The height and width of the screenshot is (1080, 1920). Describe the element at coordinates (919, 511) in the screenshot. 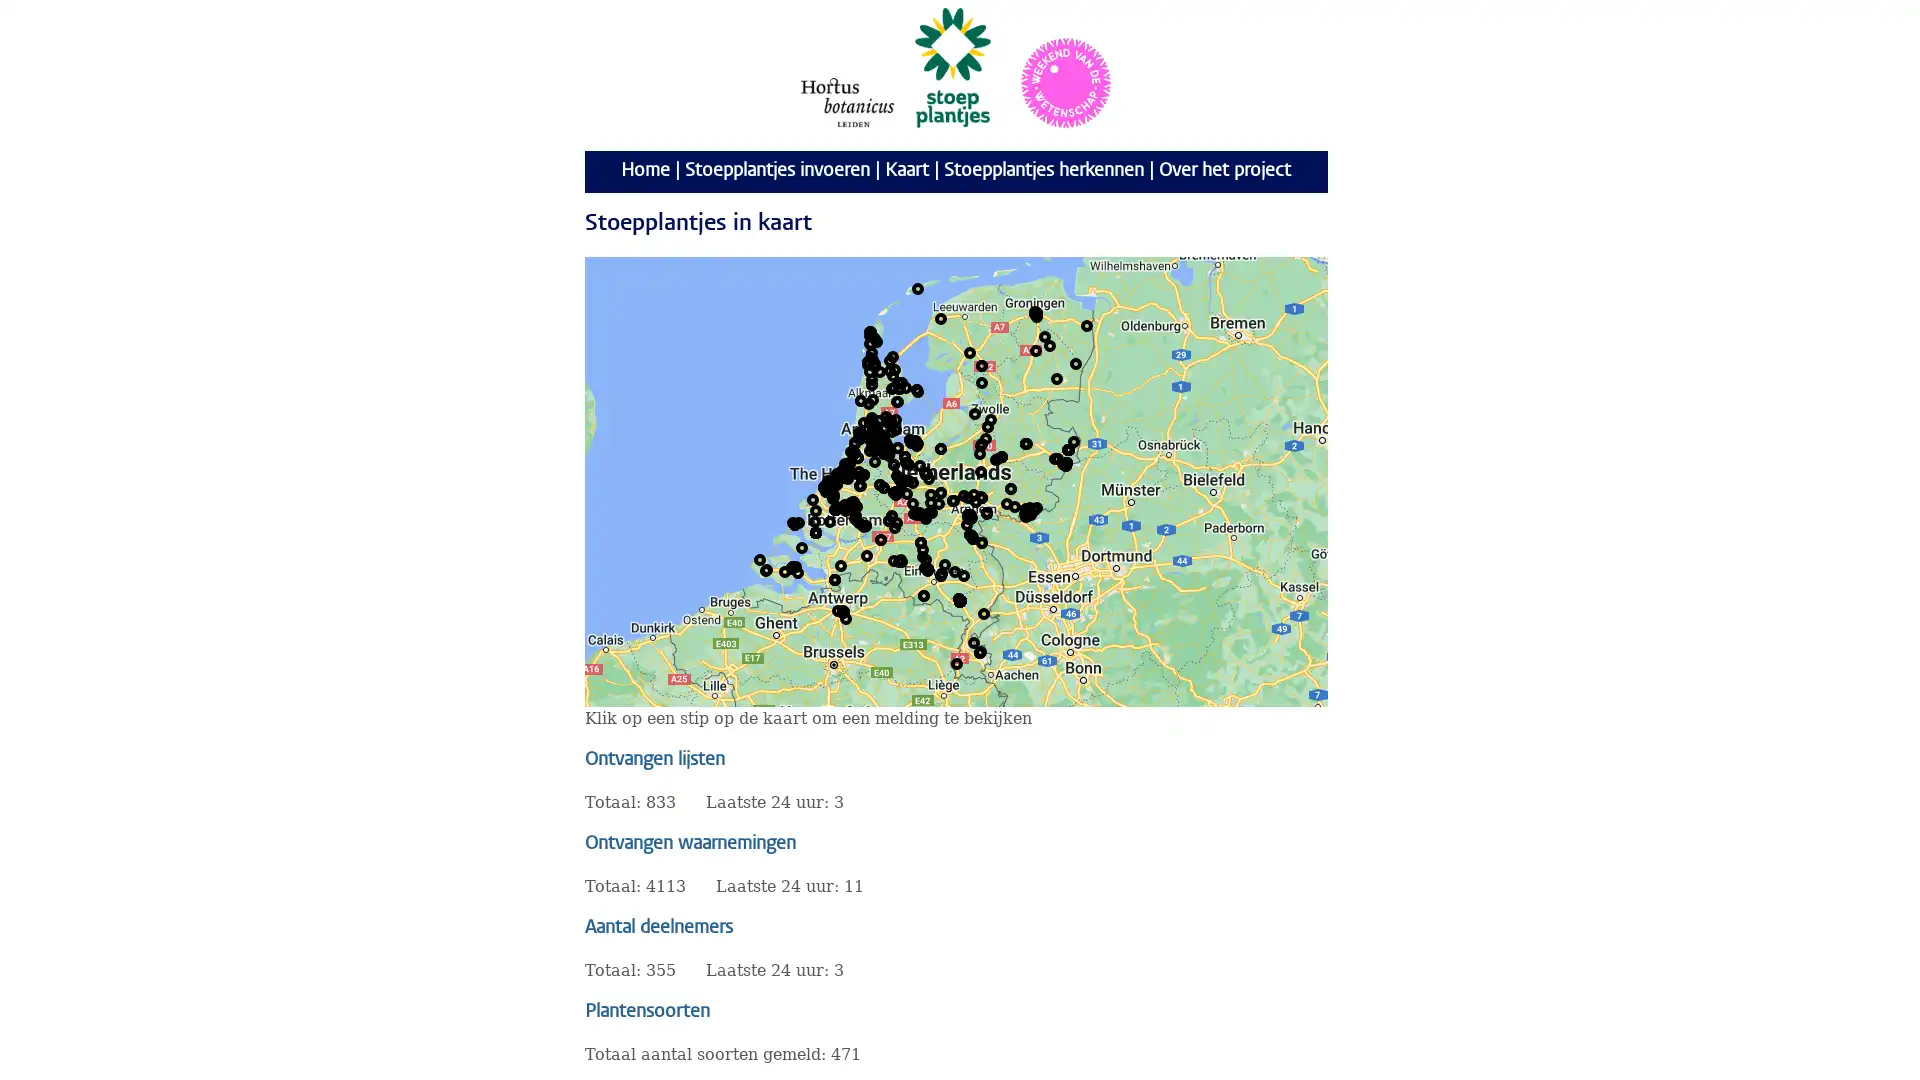

I see `Telling van Albertine op 13 november 2021` at that location.